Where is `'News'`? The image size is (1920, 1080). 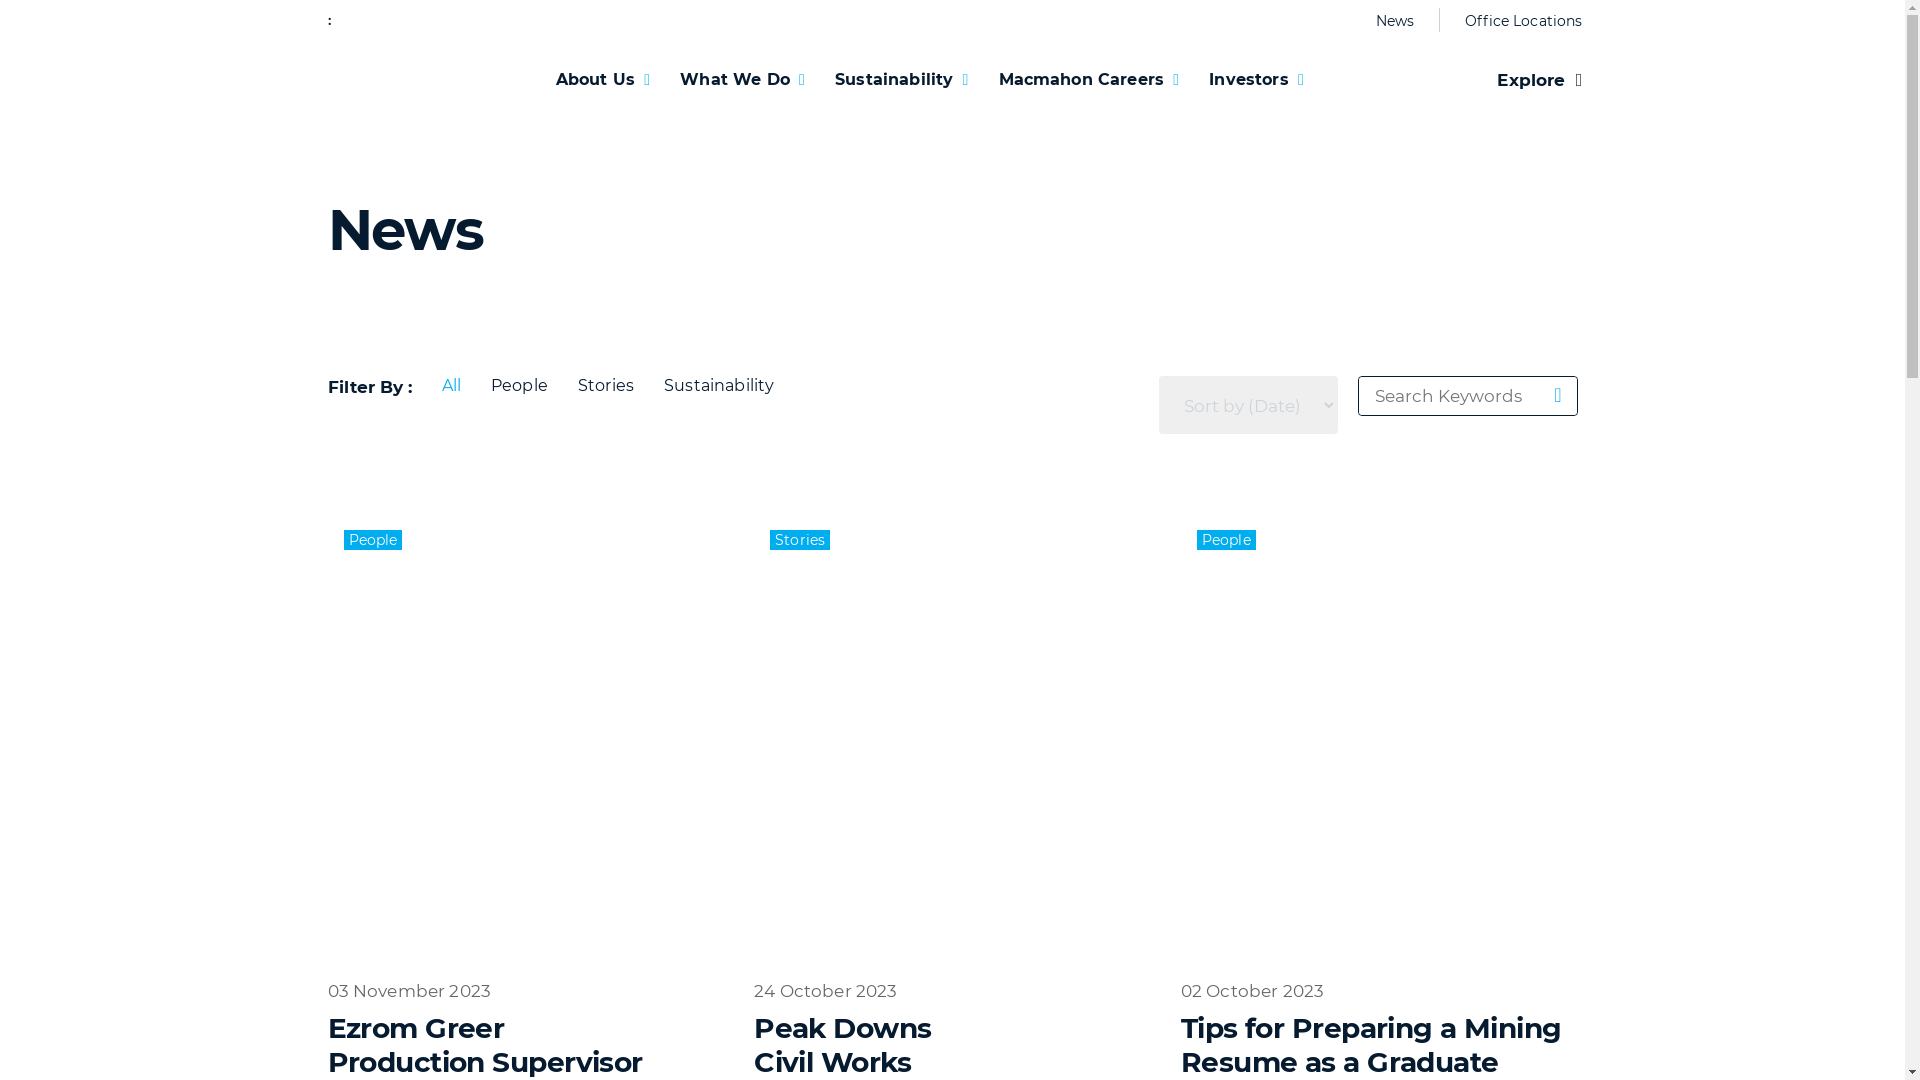 'News' is located at coordinates (1394, 20).